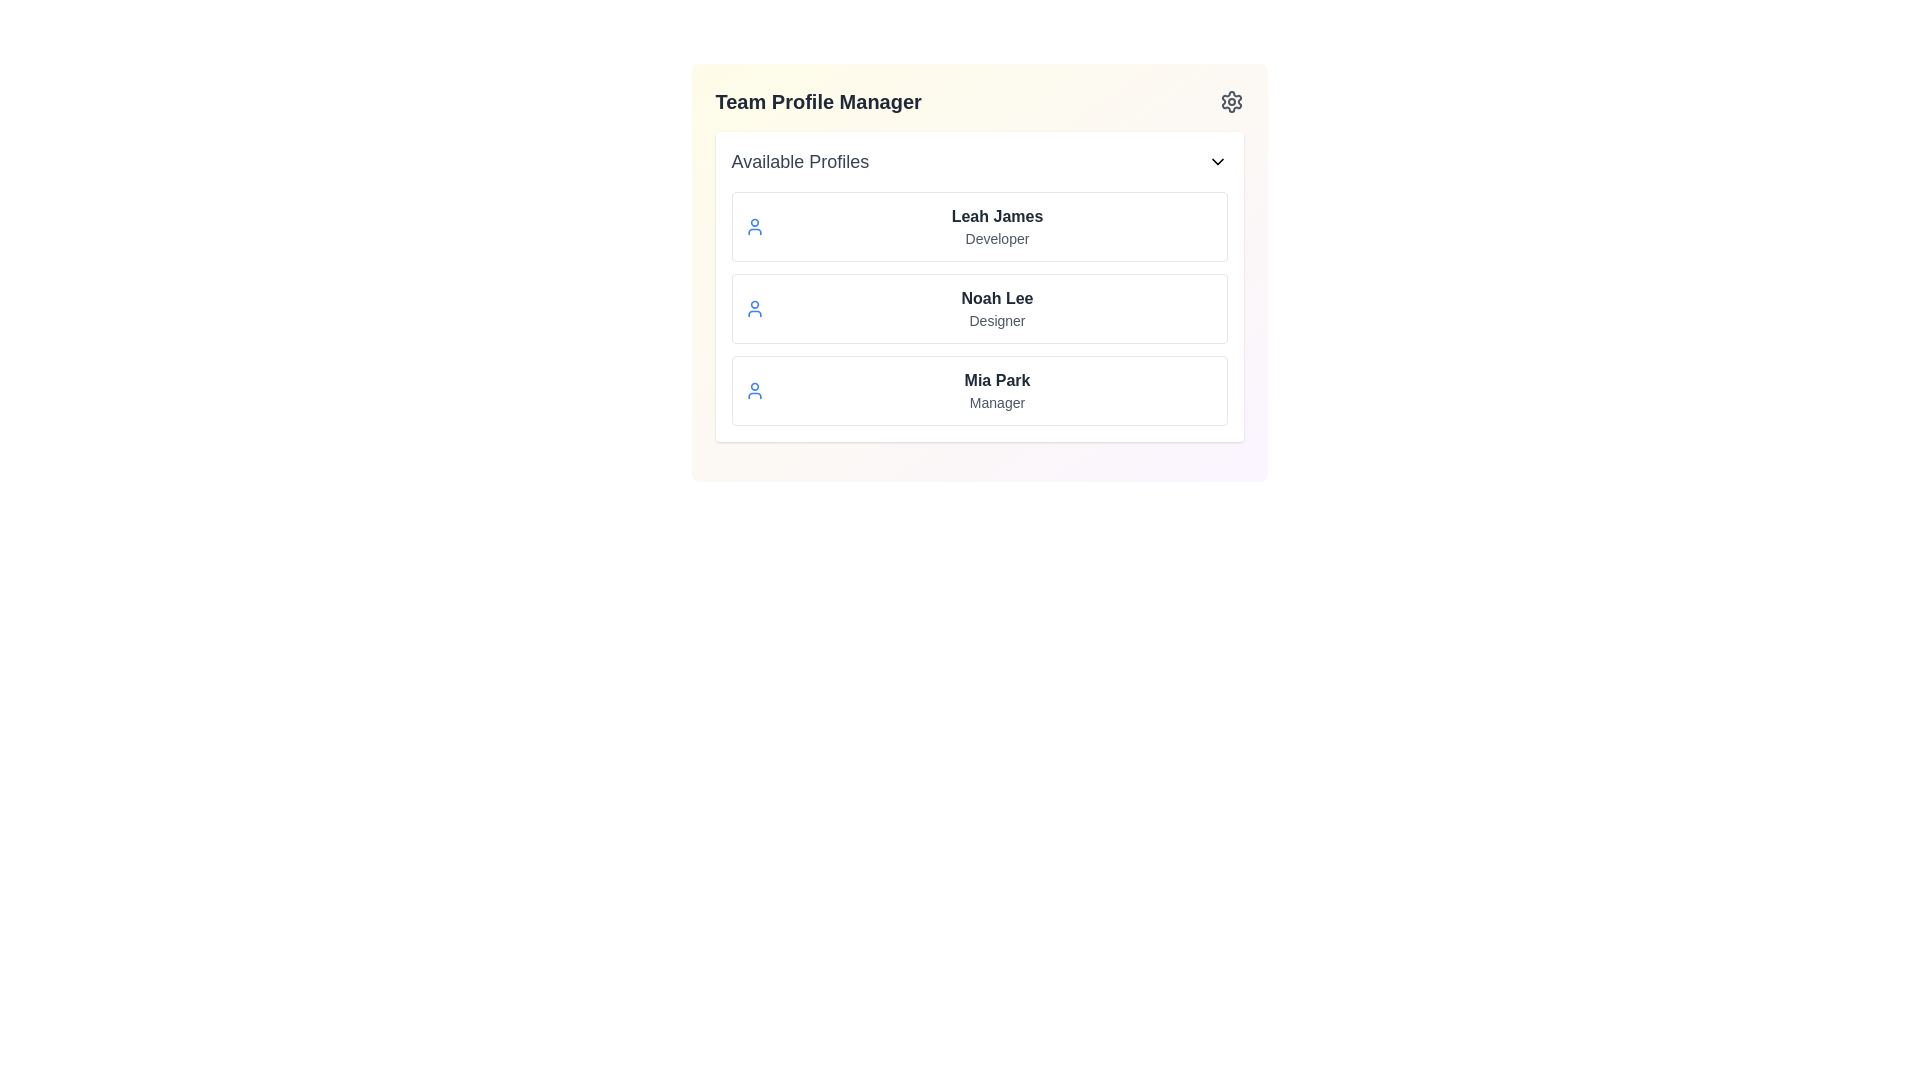 This screenshot has width=1920, height=1080. Describe the element at coordinates (979, 273) in the screenshot. I see `the panel containing the list of profile-related items with a gradient background, which includes headers like 'Team Profile Manager' and 'Available Profiles,'` at that location.